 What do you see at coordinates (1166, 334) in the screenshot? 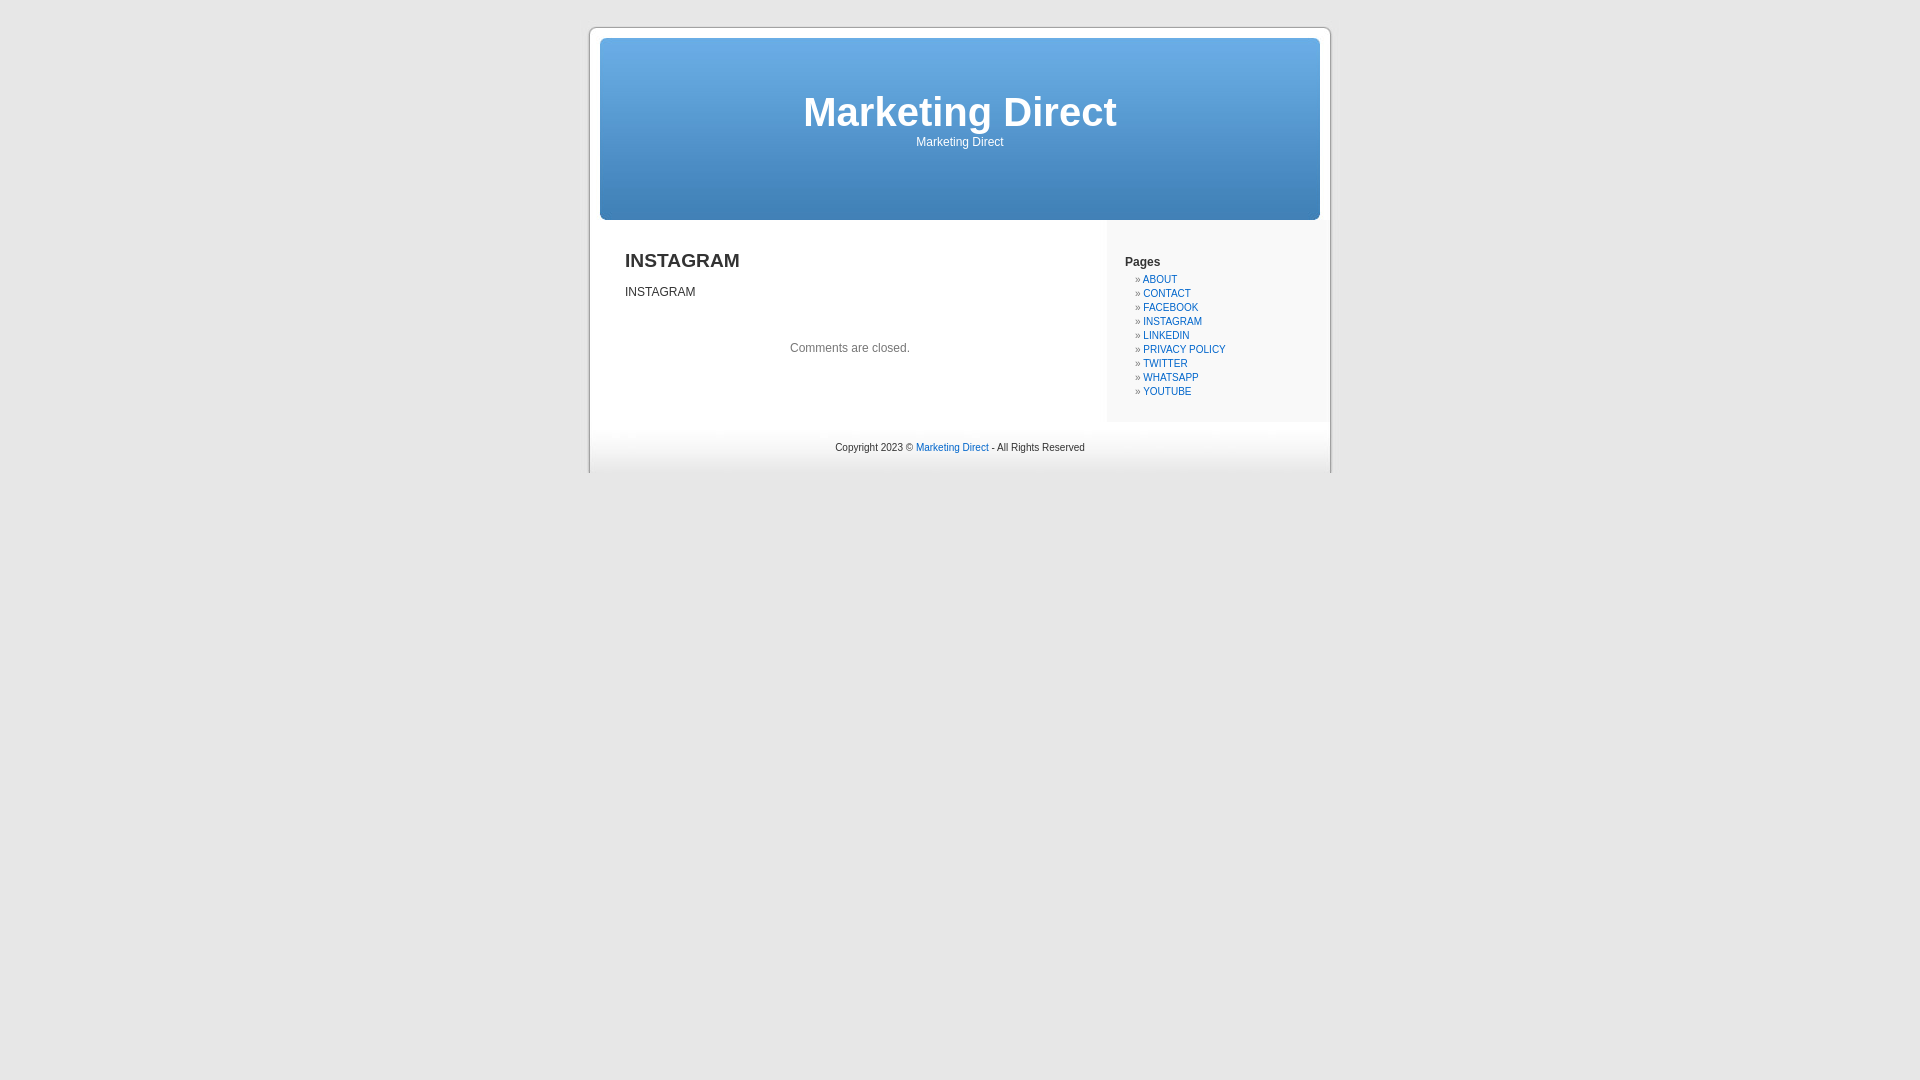
I see `'LINKEDIN'` at bounding box center [1166, 334].